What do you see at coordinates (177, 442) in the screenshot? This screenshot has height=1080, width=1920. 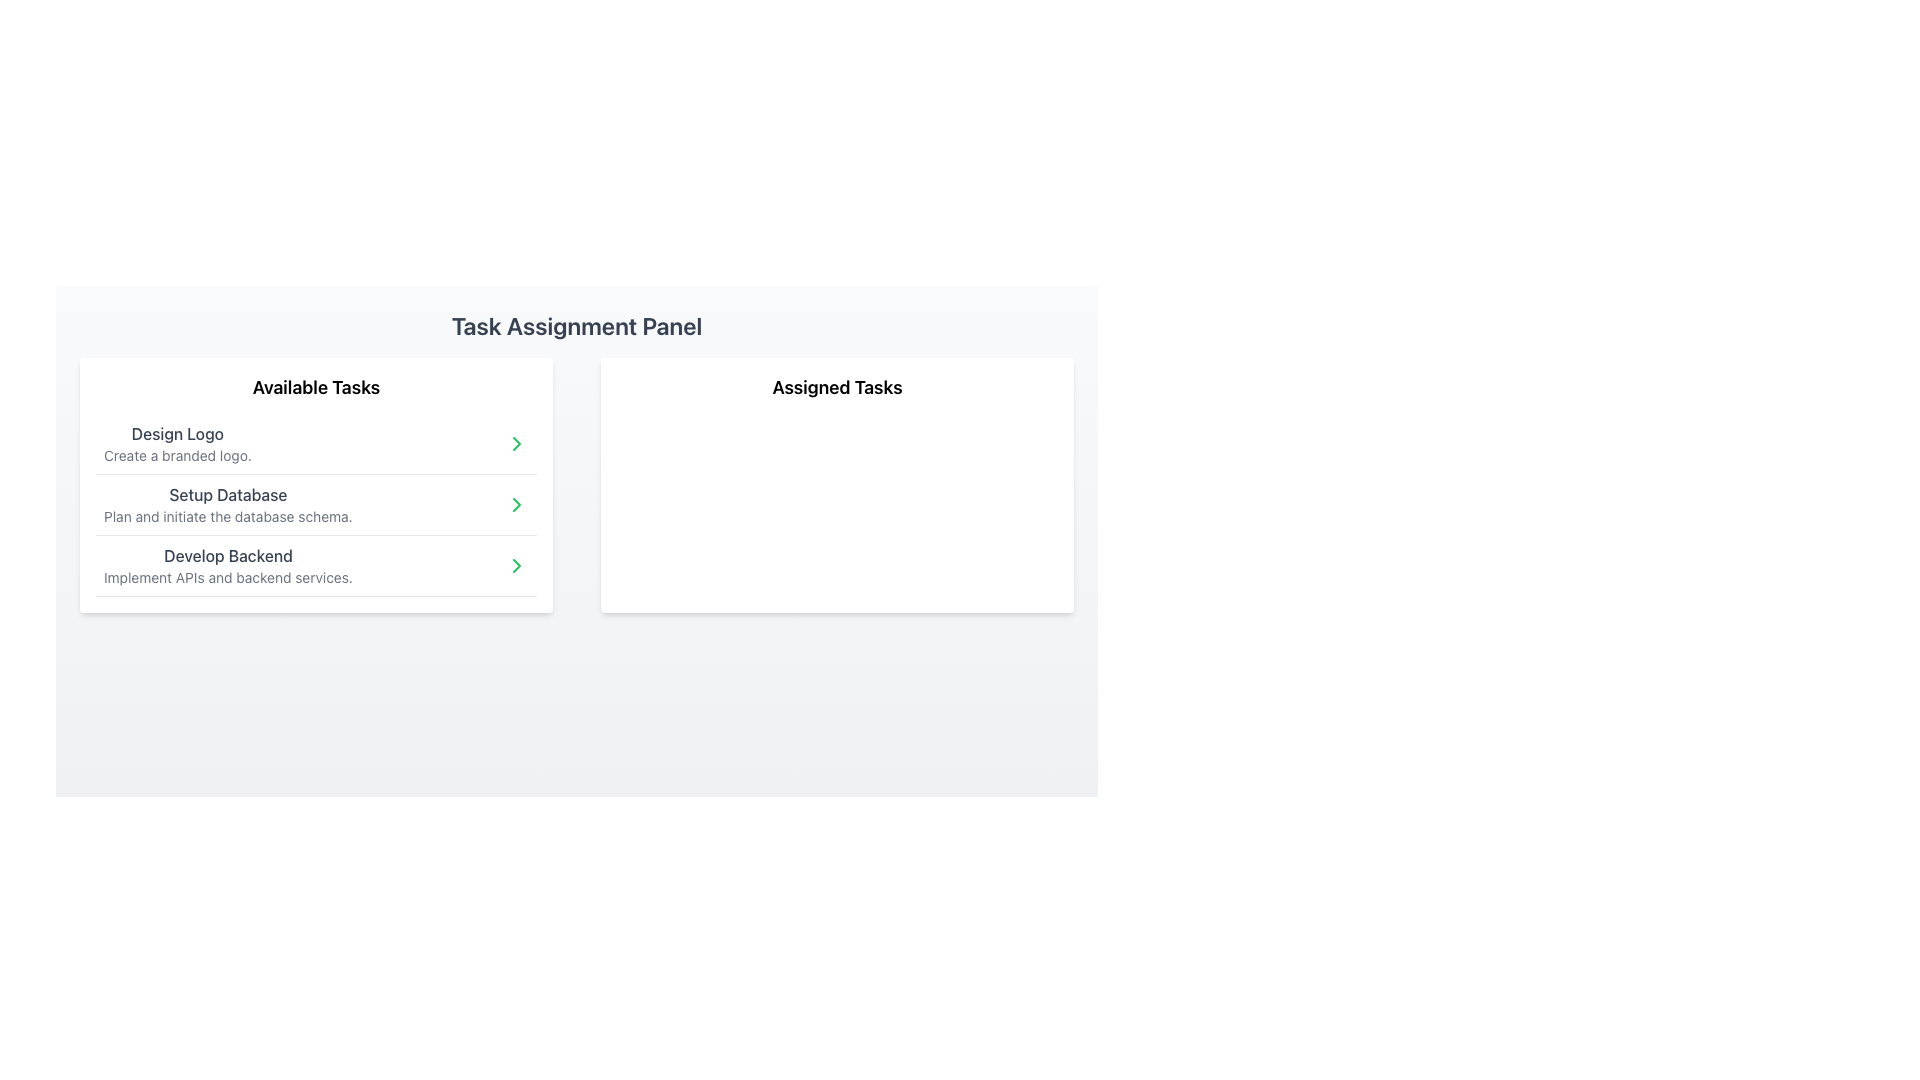 I see `the task item card located at the top left corner of the 'Available Tasks' section` at bounding box center [177, 442].